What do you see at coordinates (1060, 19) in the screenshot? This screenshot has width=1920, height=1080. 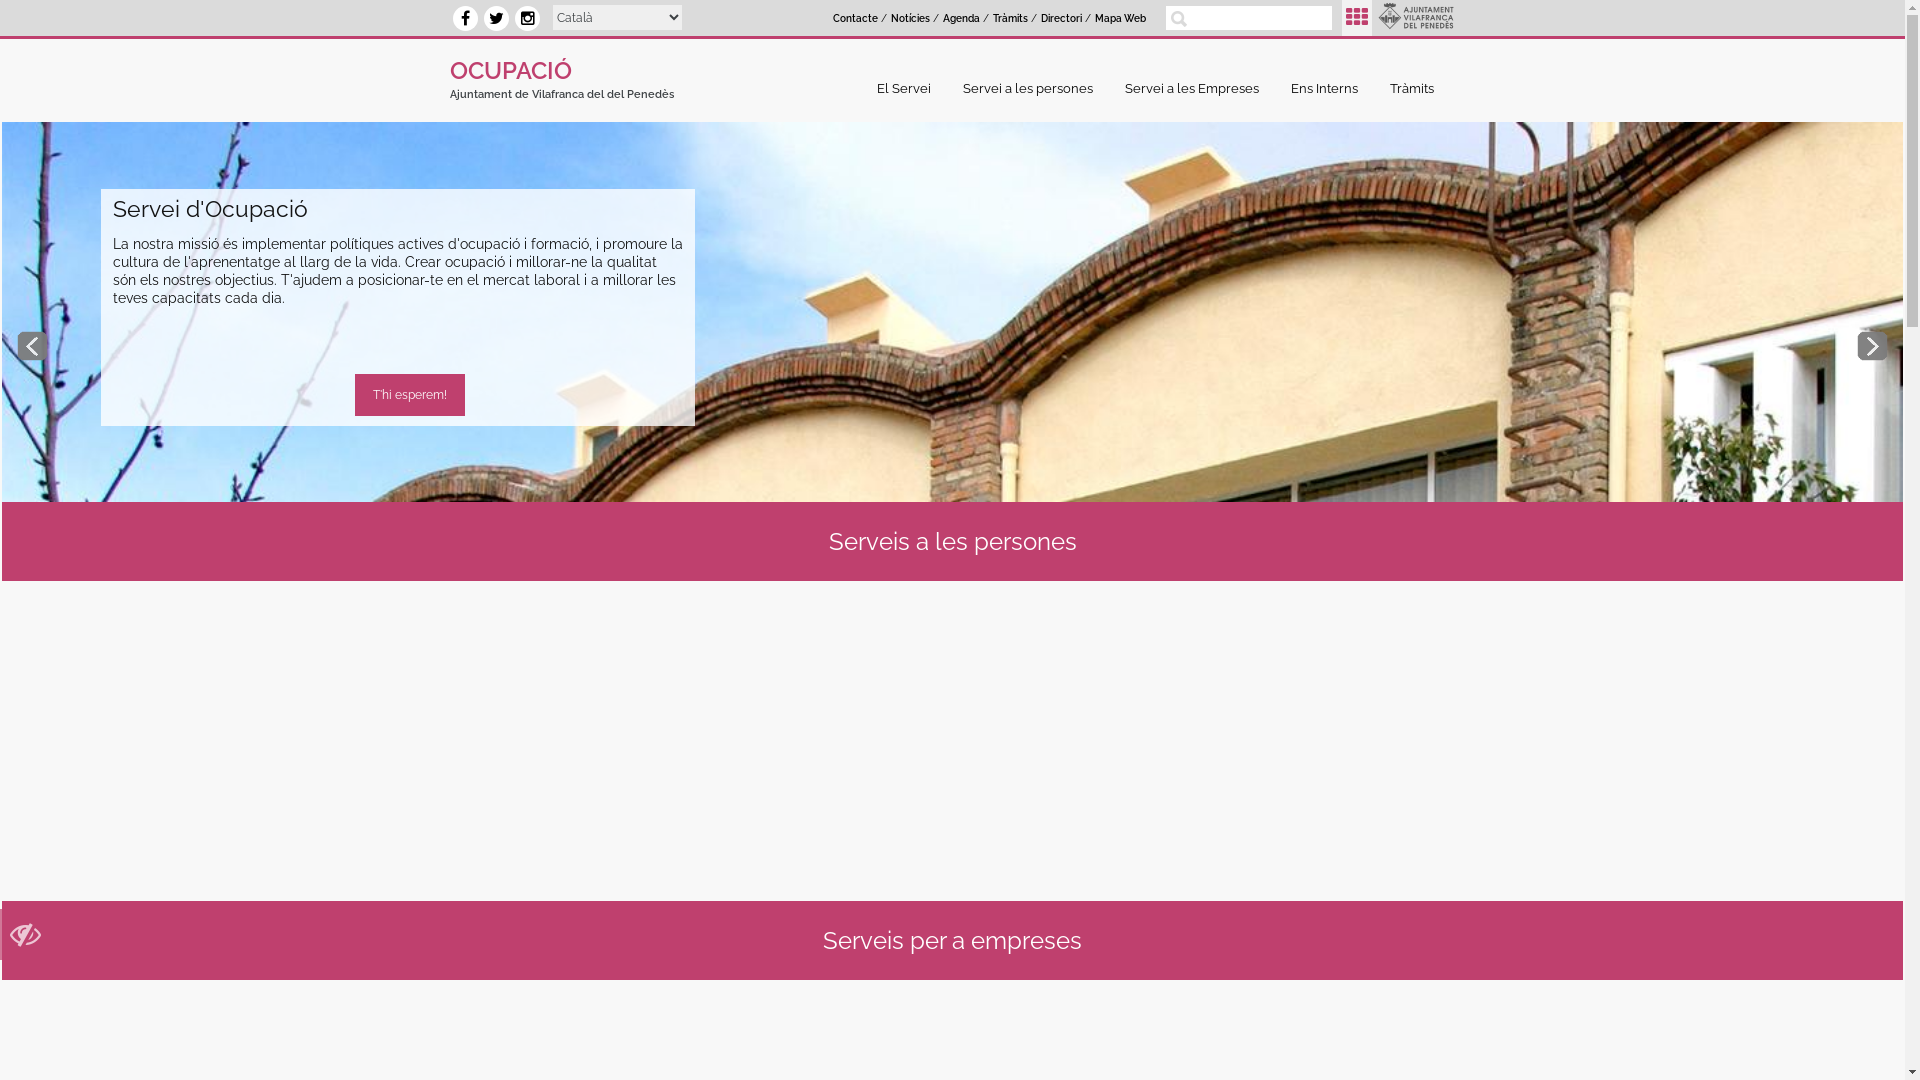 I see `'Directori'` at bounding box center [1060, 19].